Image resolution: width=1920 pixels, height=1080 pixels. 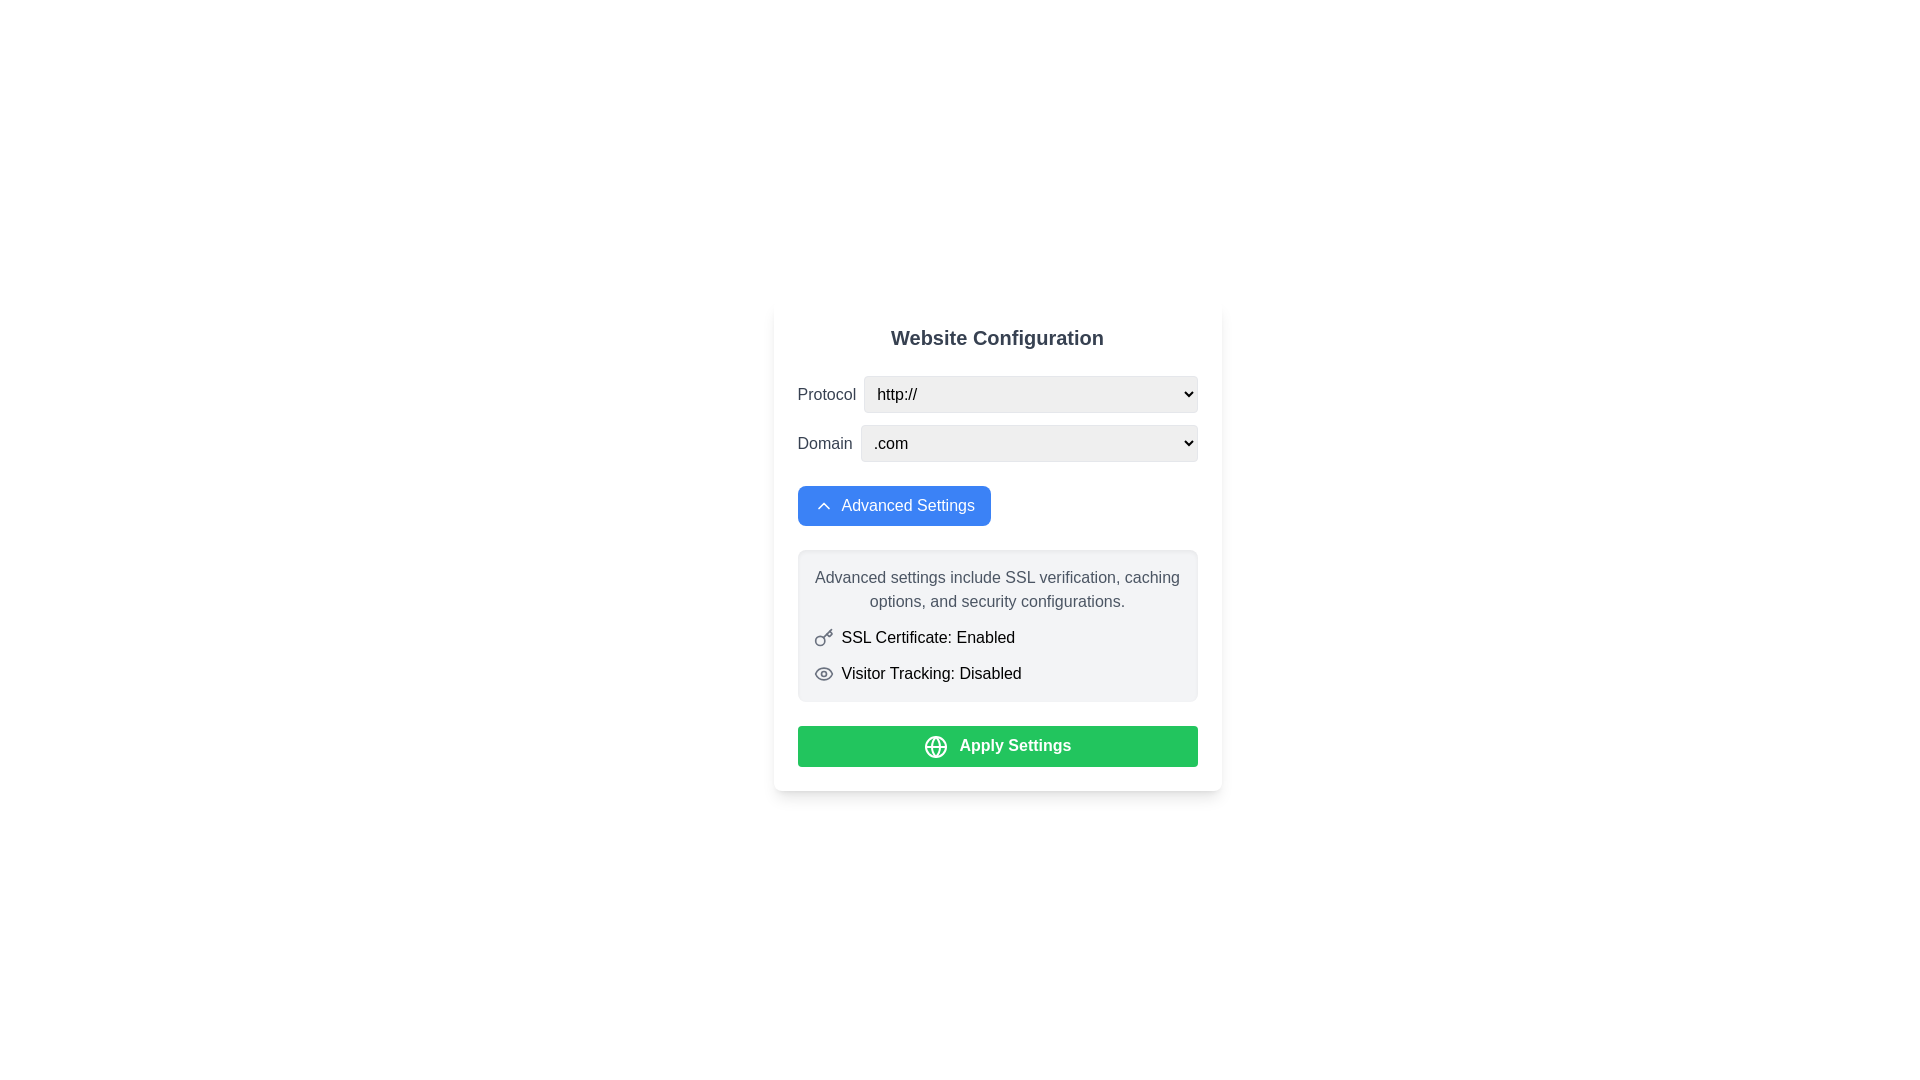 What do you see at coordinates (819, 640) in the screenshot?
I see `the circular handle part of the key icon, which is a small circular shape with a stroke outline located at the bottom-right corner of the key icon` at bounding box center [819, 640].